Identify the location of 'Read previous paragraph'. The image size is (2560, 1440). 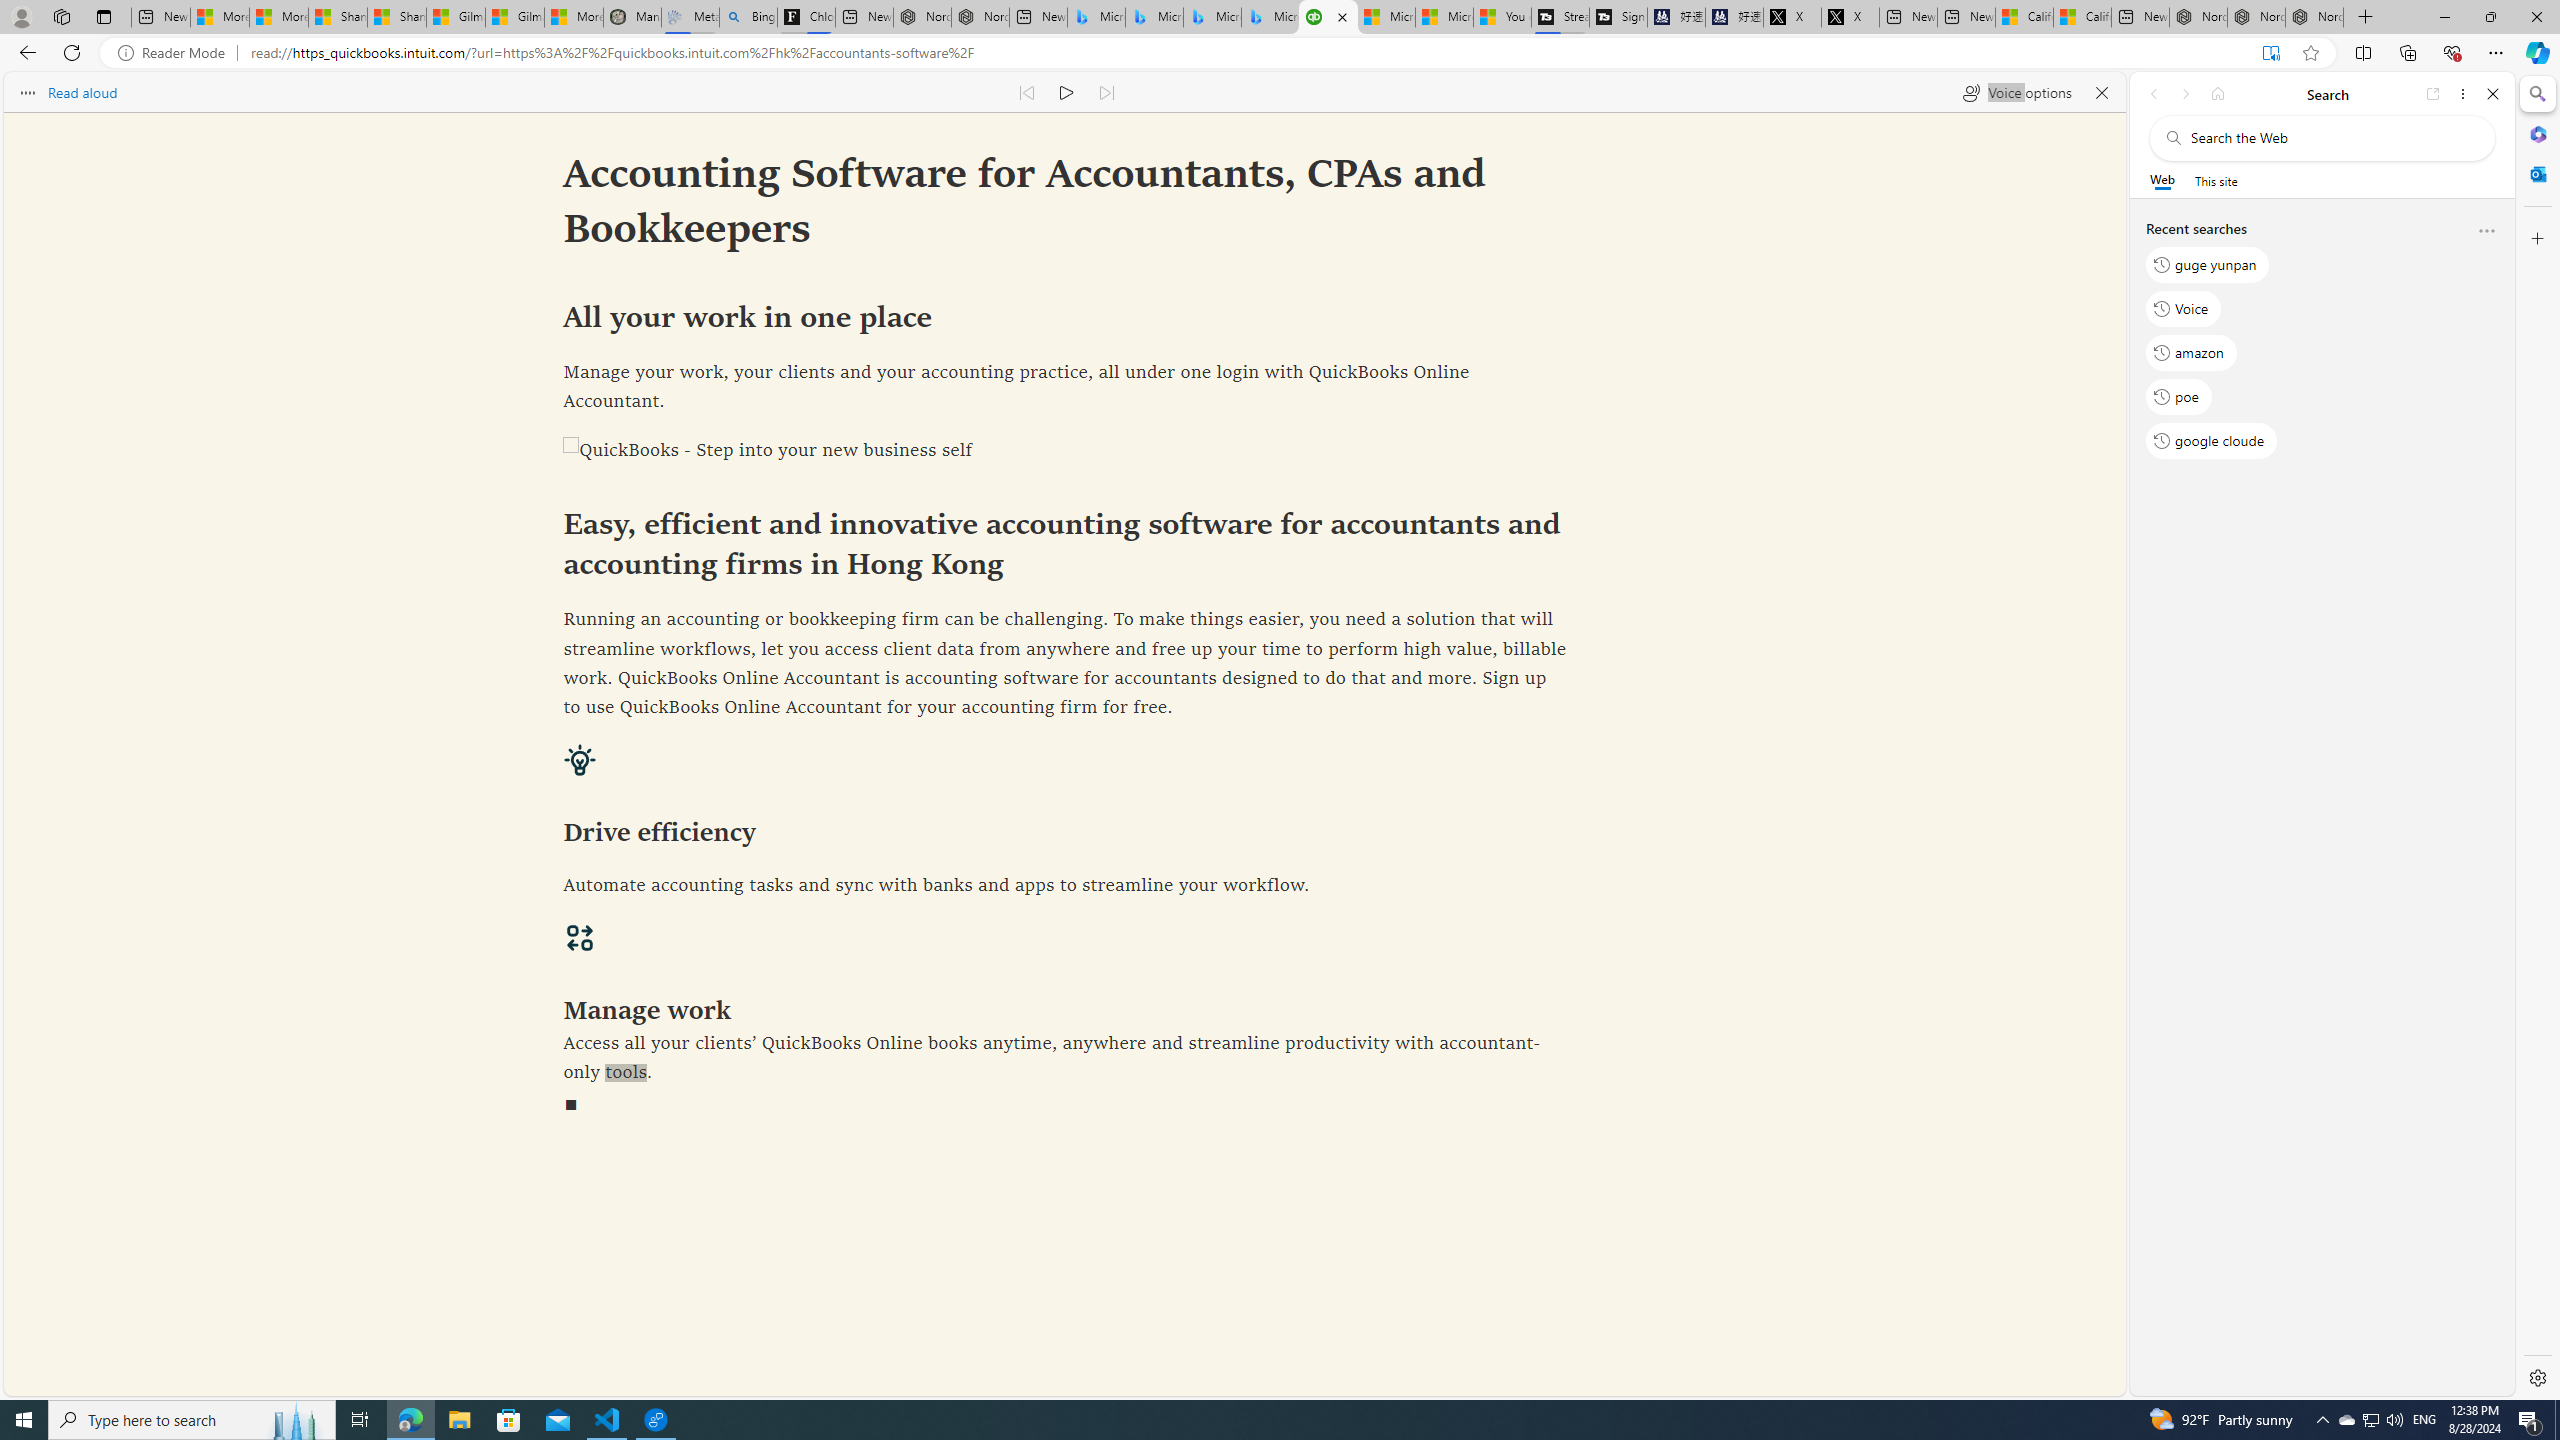
(1026, 91).